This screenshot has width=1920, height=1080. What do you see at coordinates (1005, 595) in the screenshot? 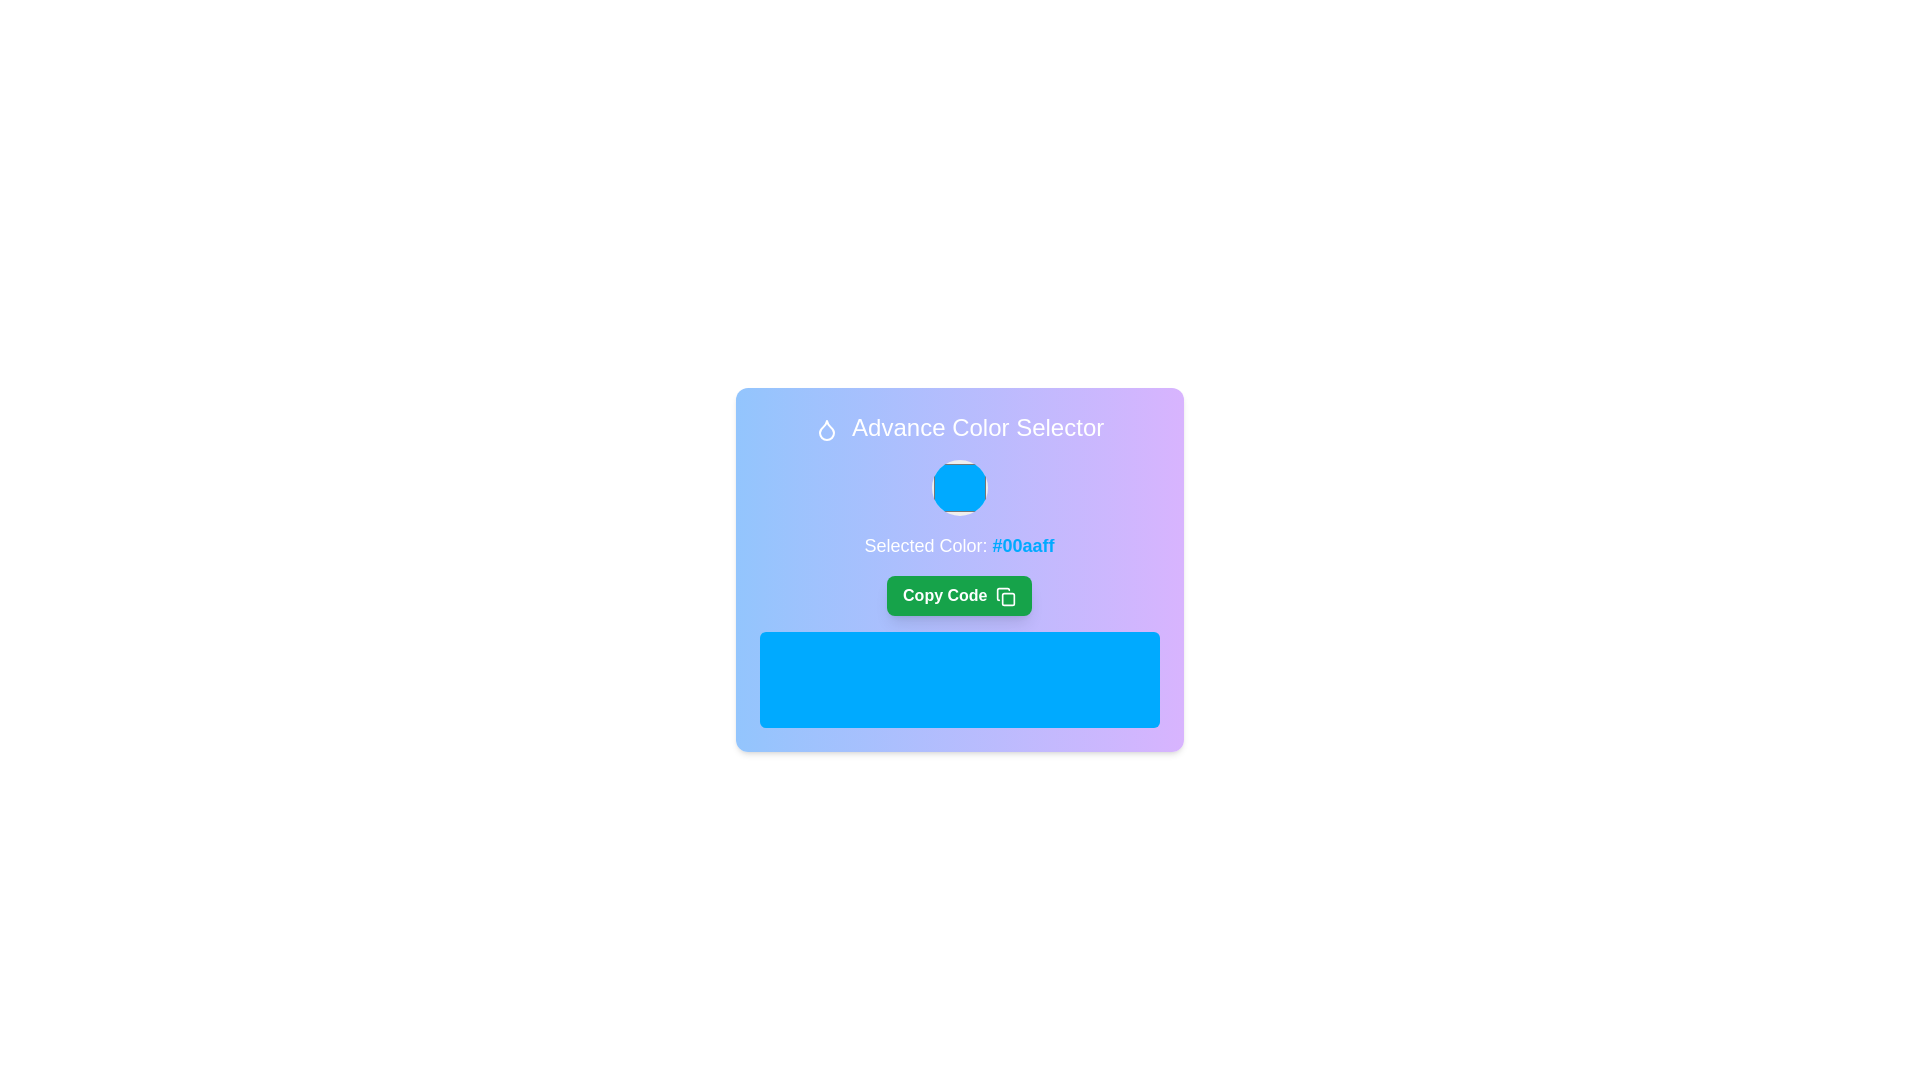
I see `the icon inside the green 'Copy Code' button` at bounding box center [1005, 595].